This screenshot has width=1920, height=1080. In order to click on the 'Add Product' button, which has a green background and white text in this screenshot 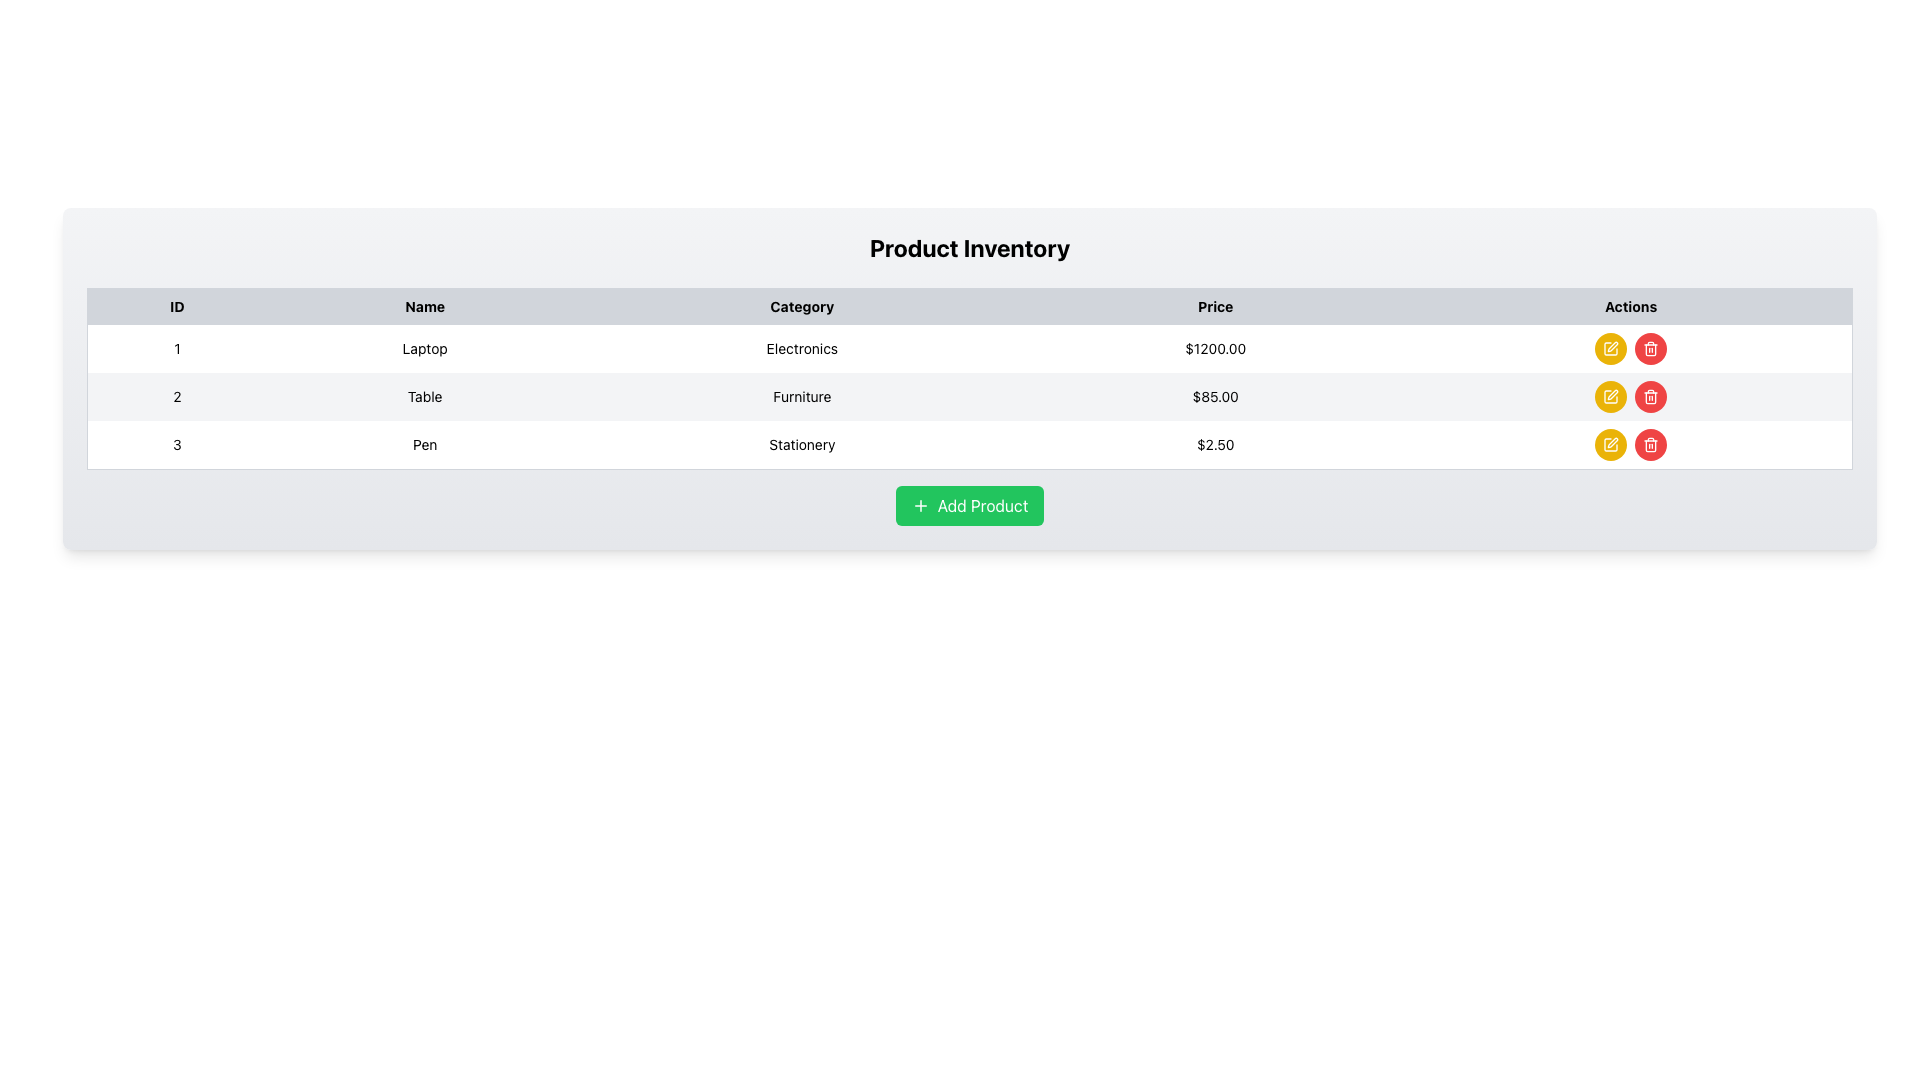, I will do `click(969, 504)`.